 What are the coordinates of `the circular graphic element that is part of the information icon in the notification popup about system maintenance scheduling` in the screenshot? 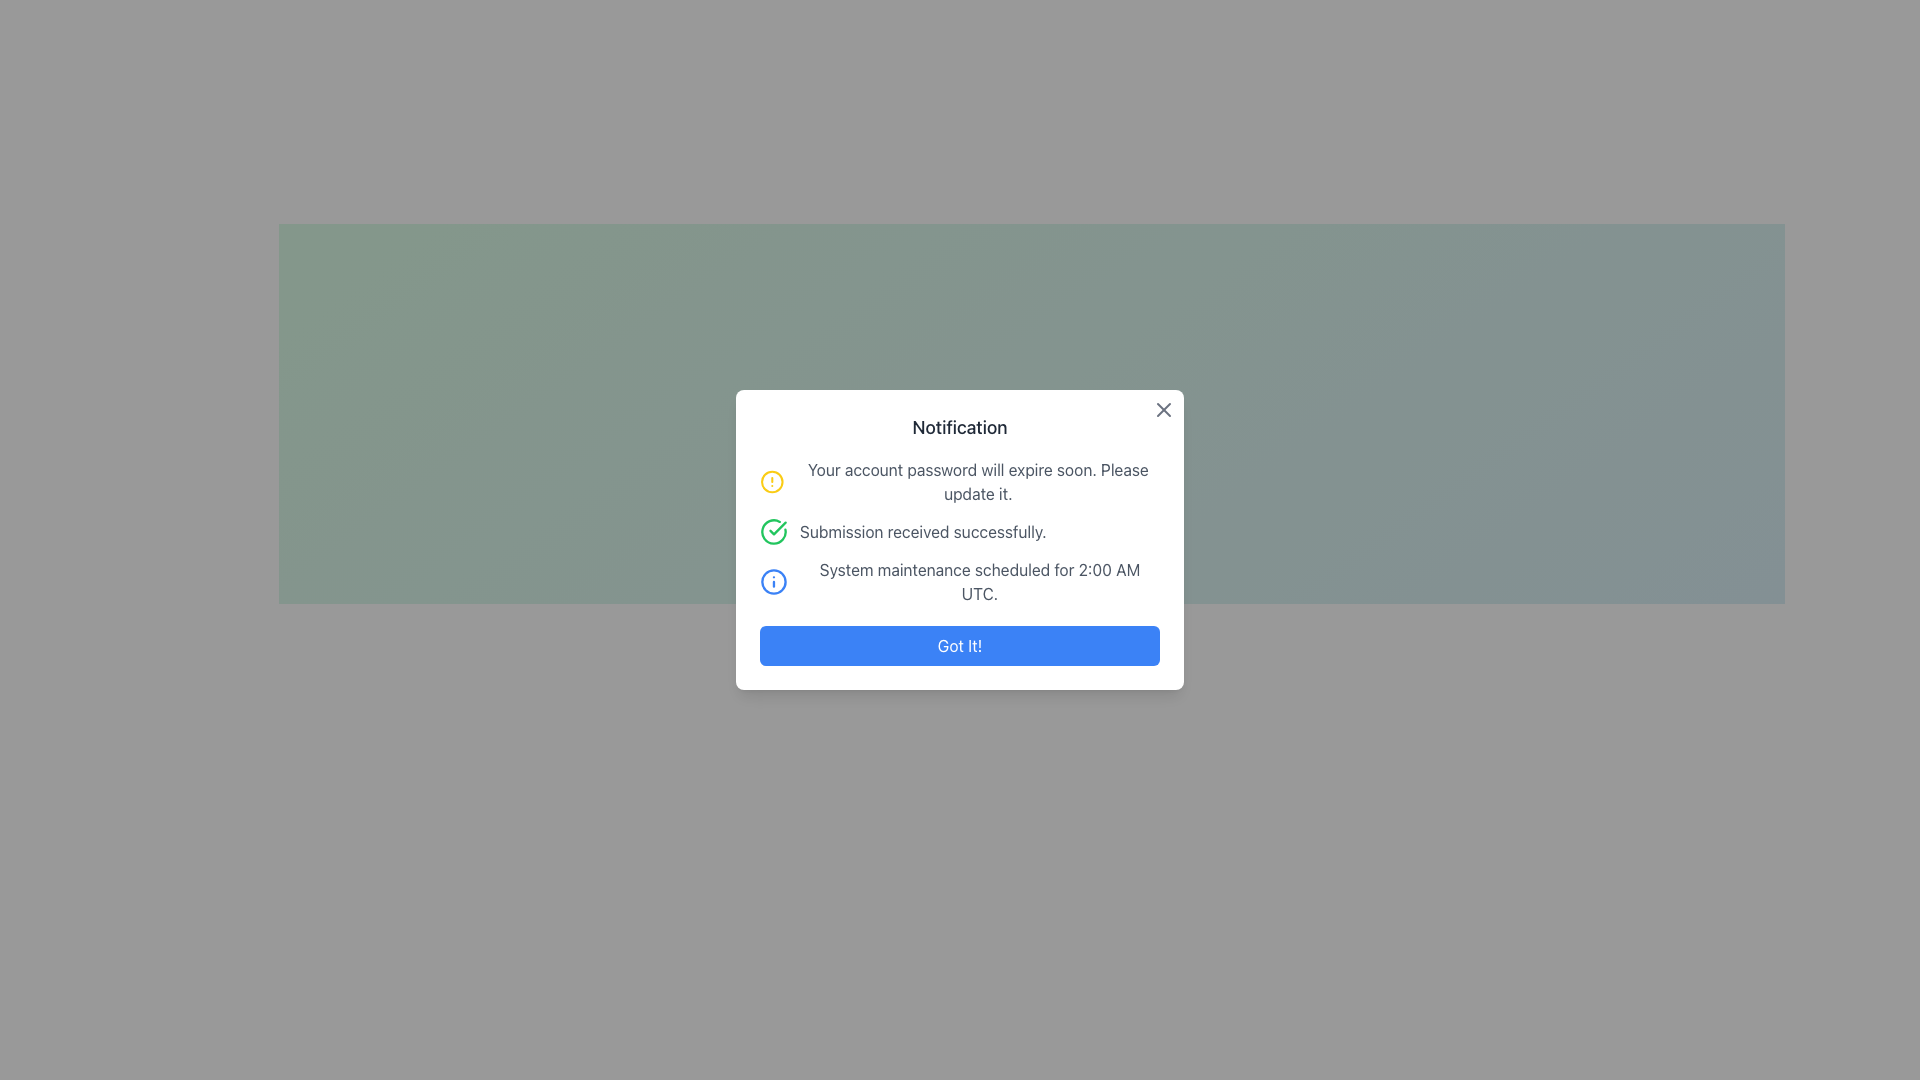 It's located at (772, 582).